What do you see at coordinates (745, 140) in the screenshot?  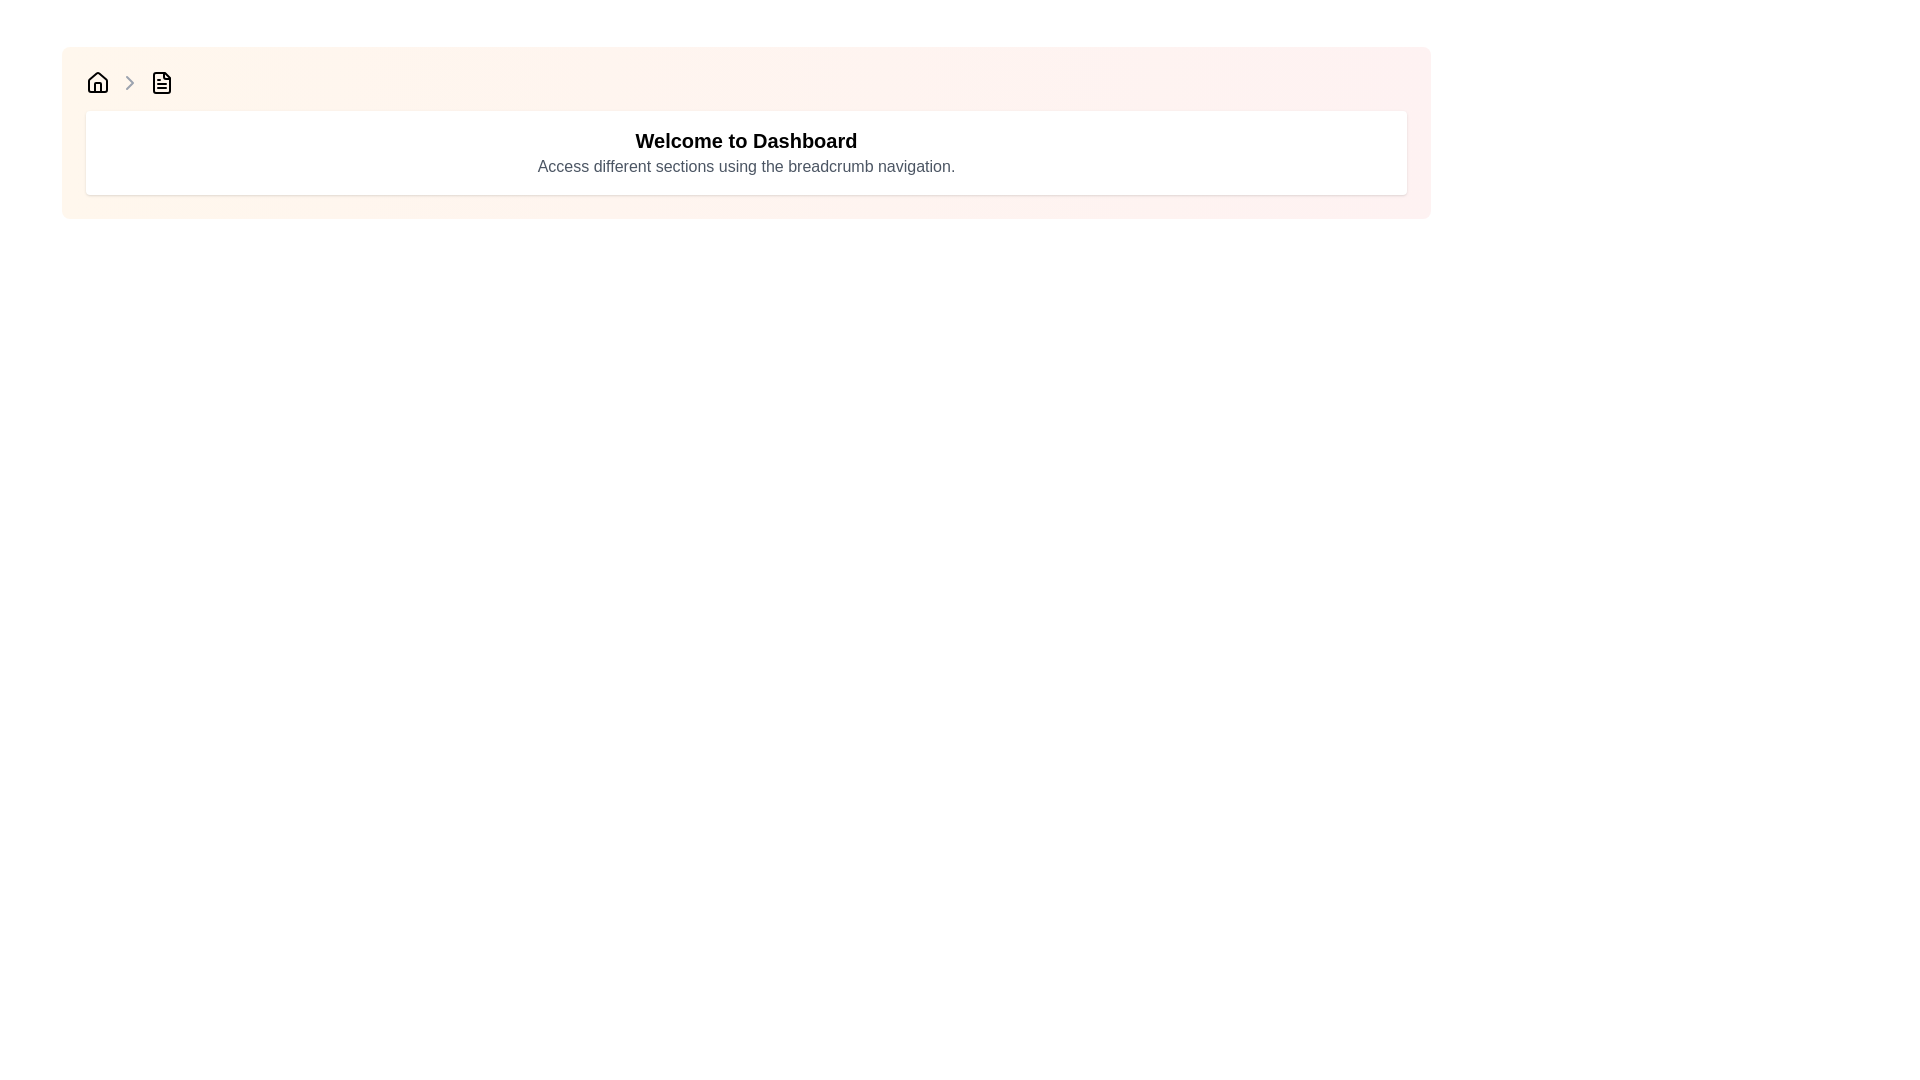 I see `the Text Header located at the upper middle region of the dashboard interface to interact with associated components if linked` at bounding box center [745, 140].